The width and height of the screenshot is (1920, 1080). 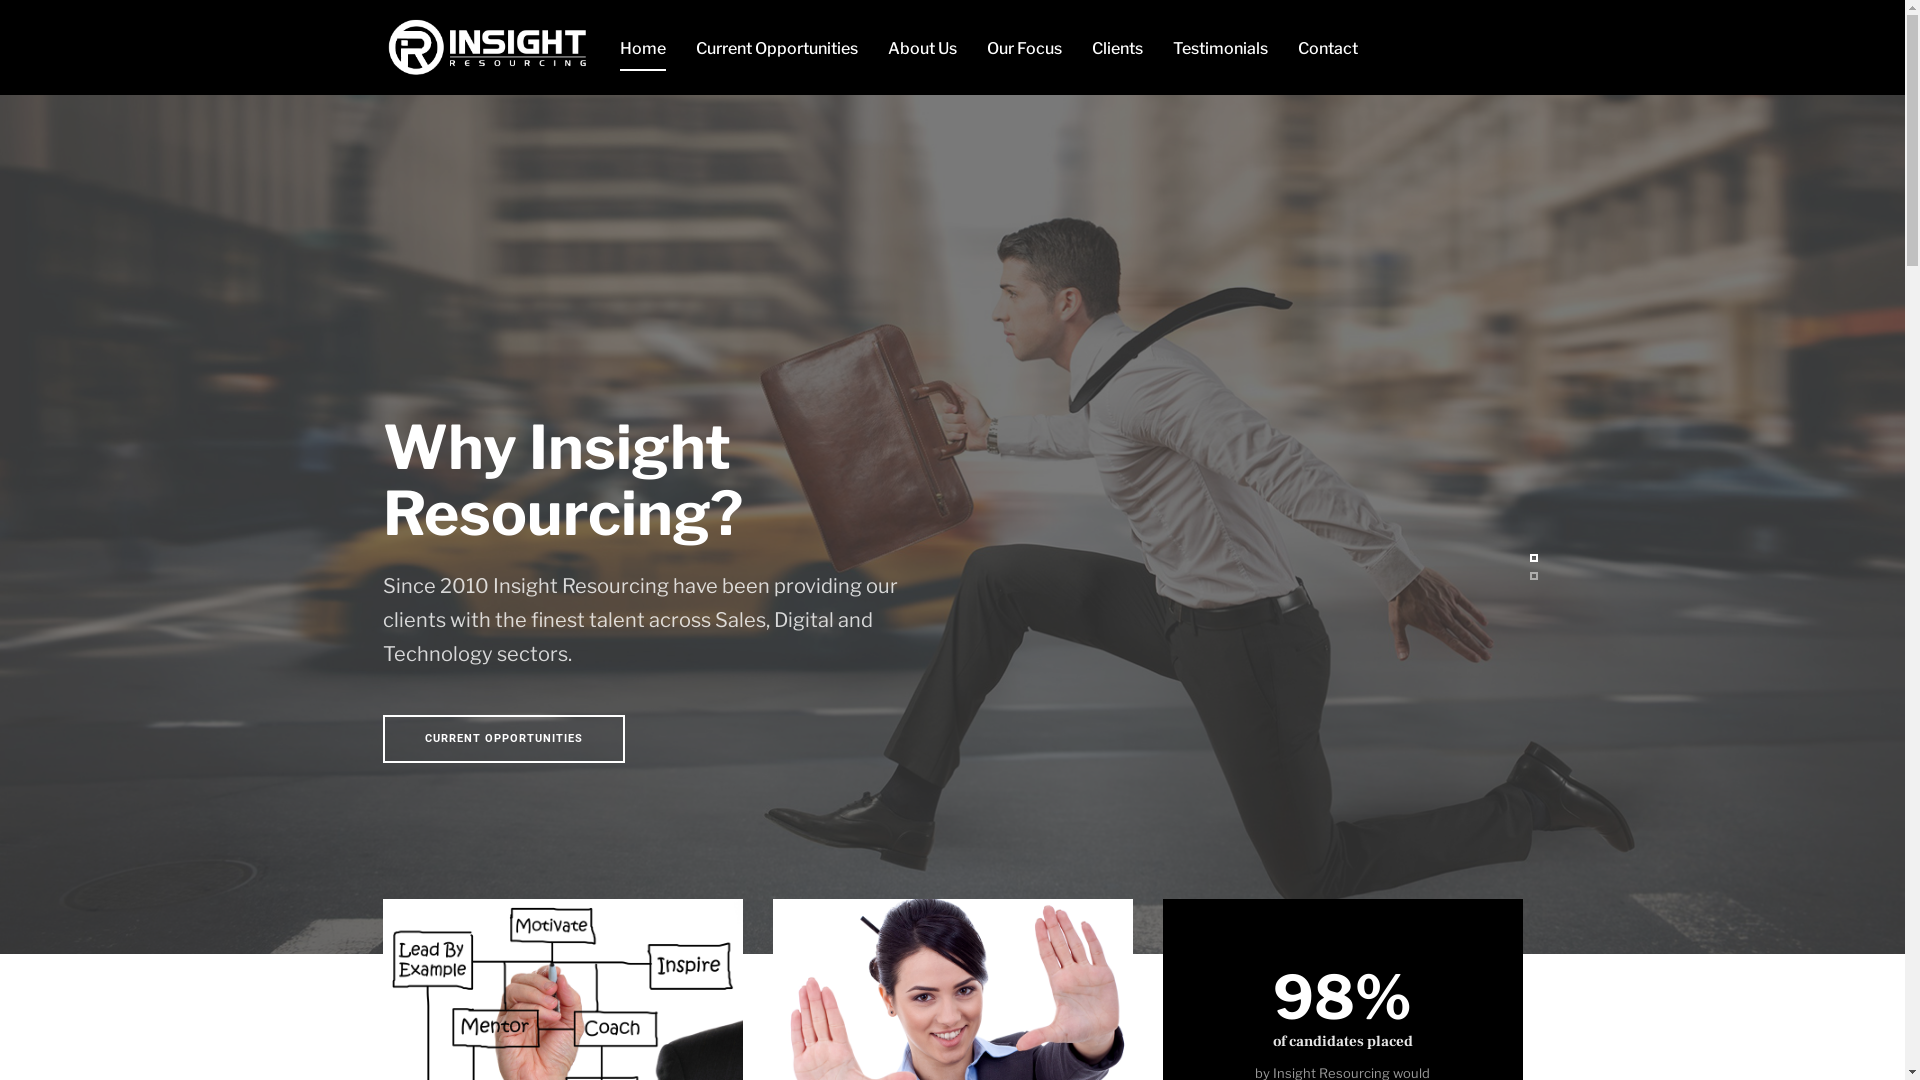 I want to click on 'Our Focus', so click(x=1024, y=46).